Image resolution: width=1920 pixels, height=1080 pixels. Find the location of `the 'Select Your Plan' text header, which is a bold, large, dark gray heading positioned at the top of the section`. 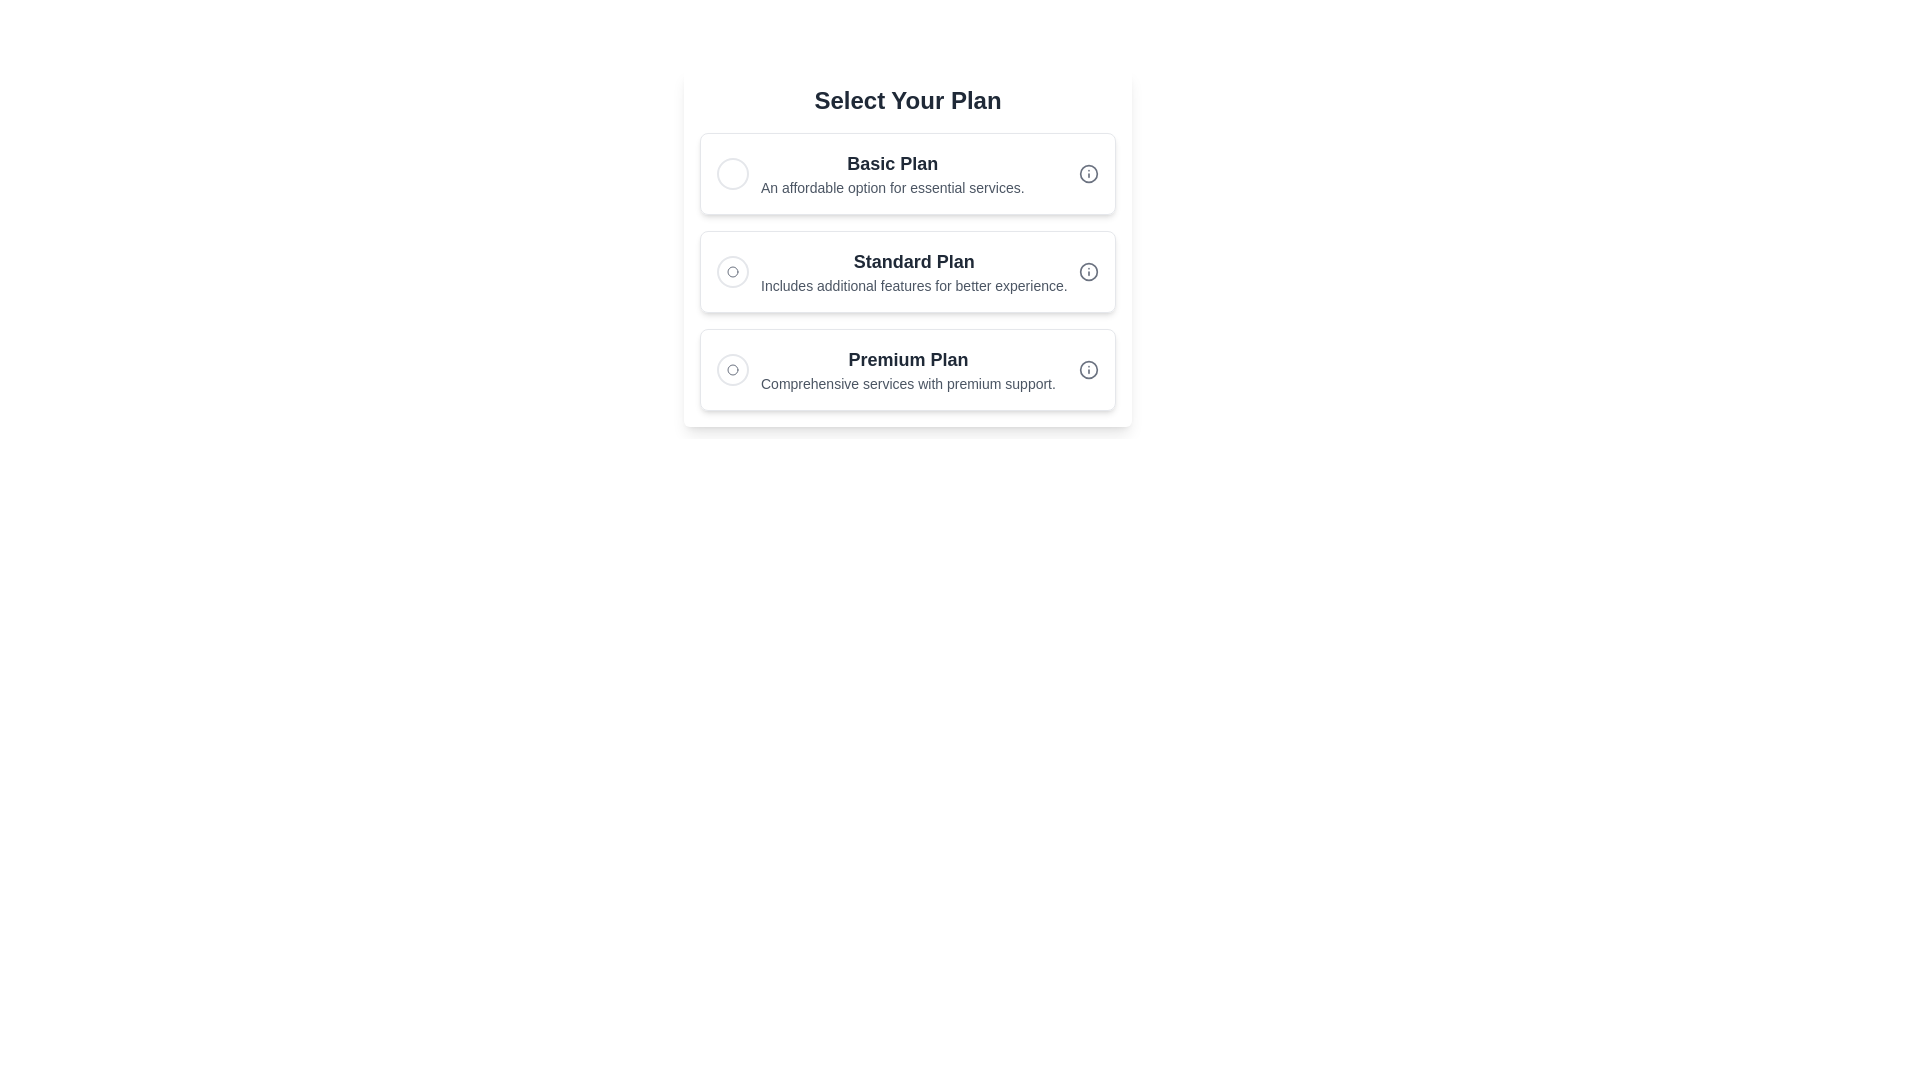

the 'Select Your Plan' text header, which is a bold, large, dark gray heading positioned at the top of the section is located at coordinates (906, 100).